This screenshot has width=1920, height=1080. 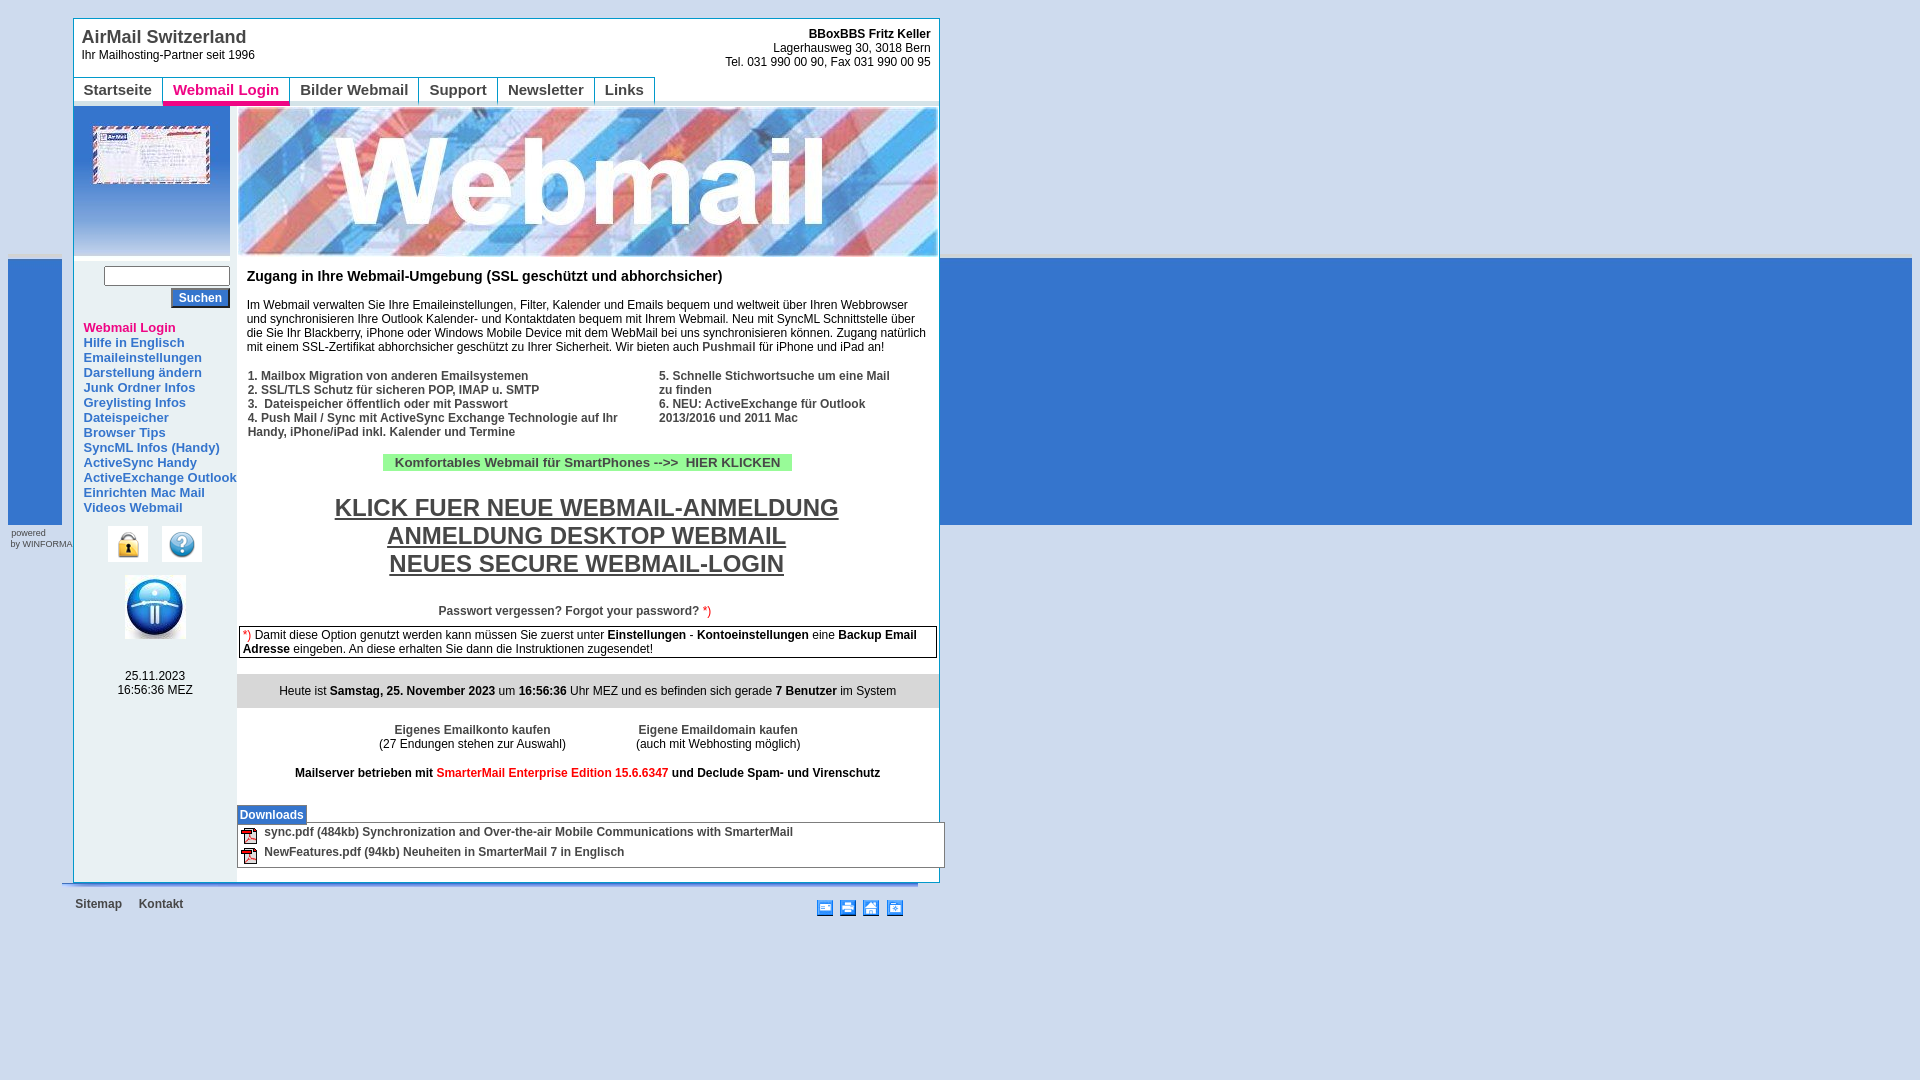 I want to click on 'Suchen', so click(x=200, y=297).